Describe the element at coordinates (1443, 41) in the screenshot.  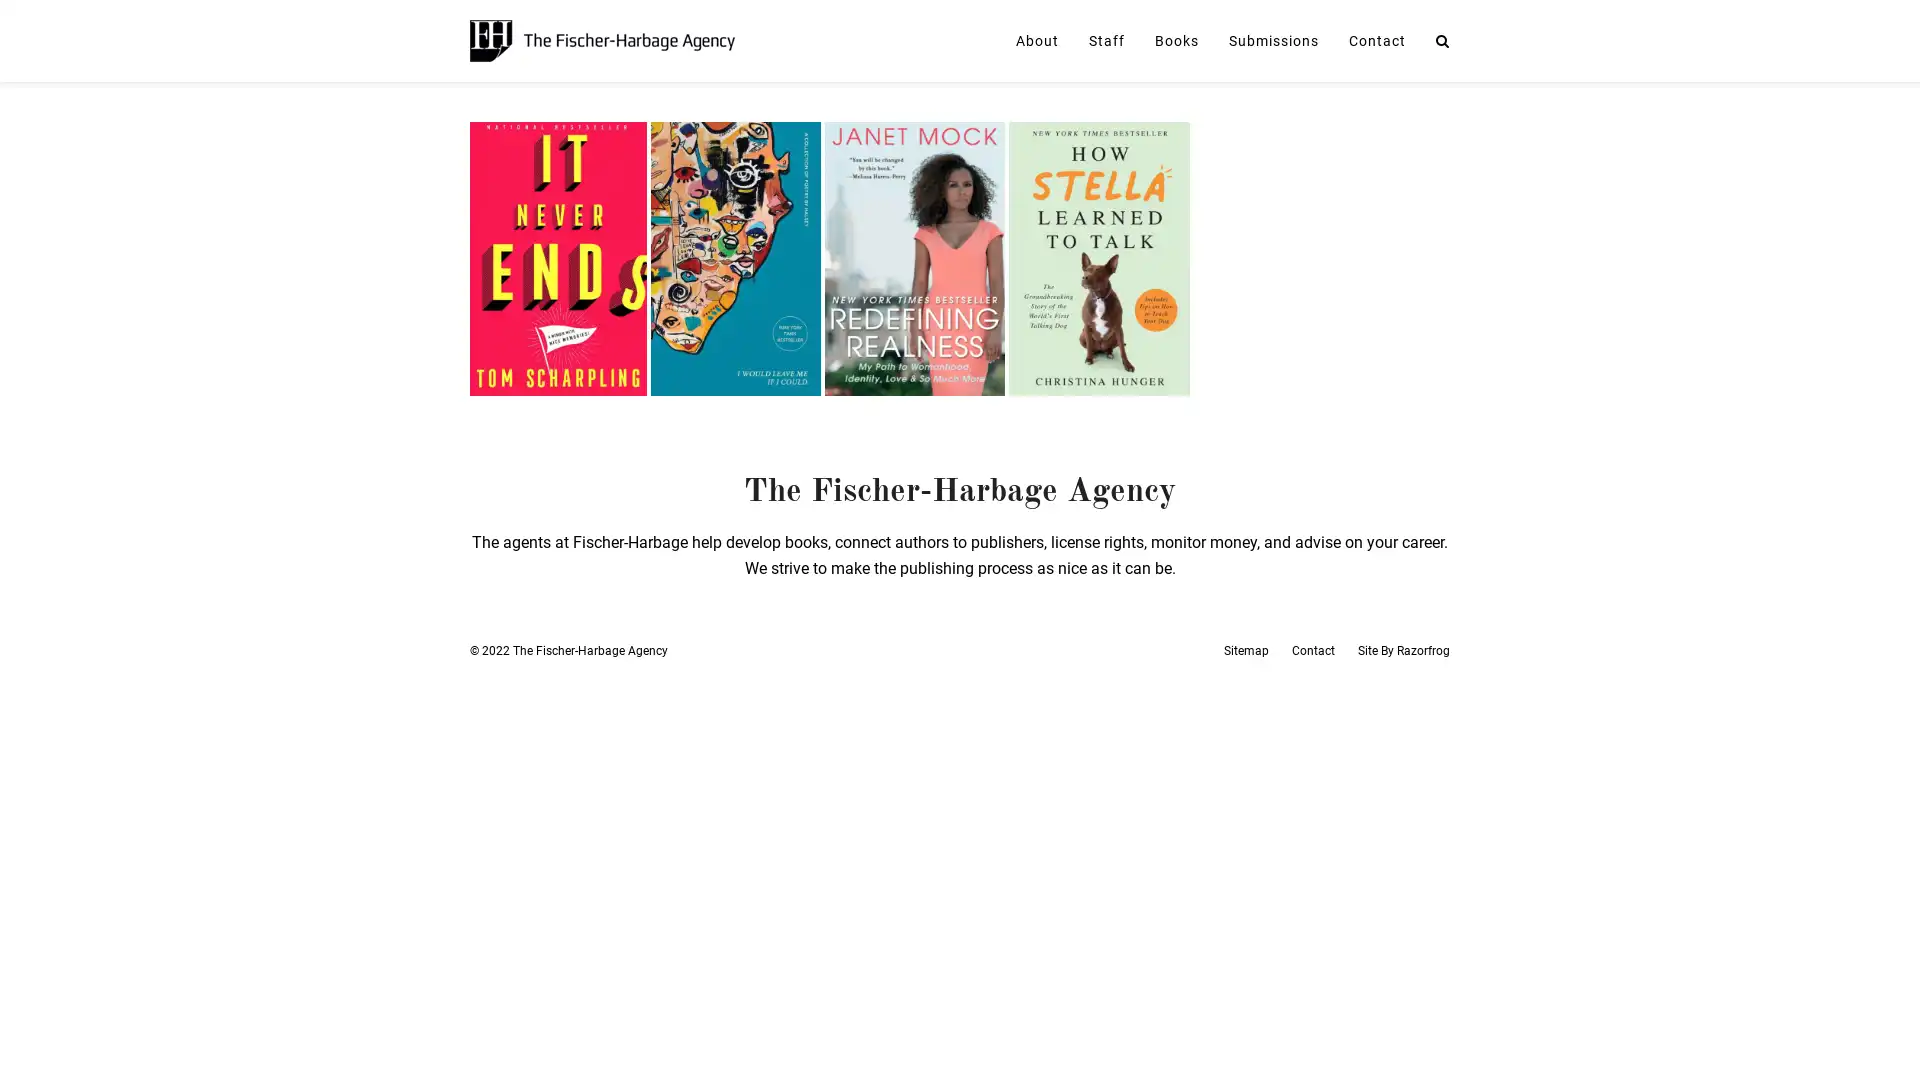
I see `Search` at that location.